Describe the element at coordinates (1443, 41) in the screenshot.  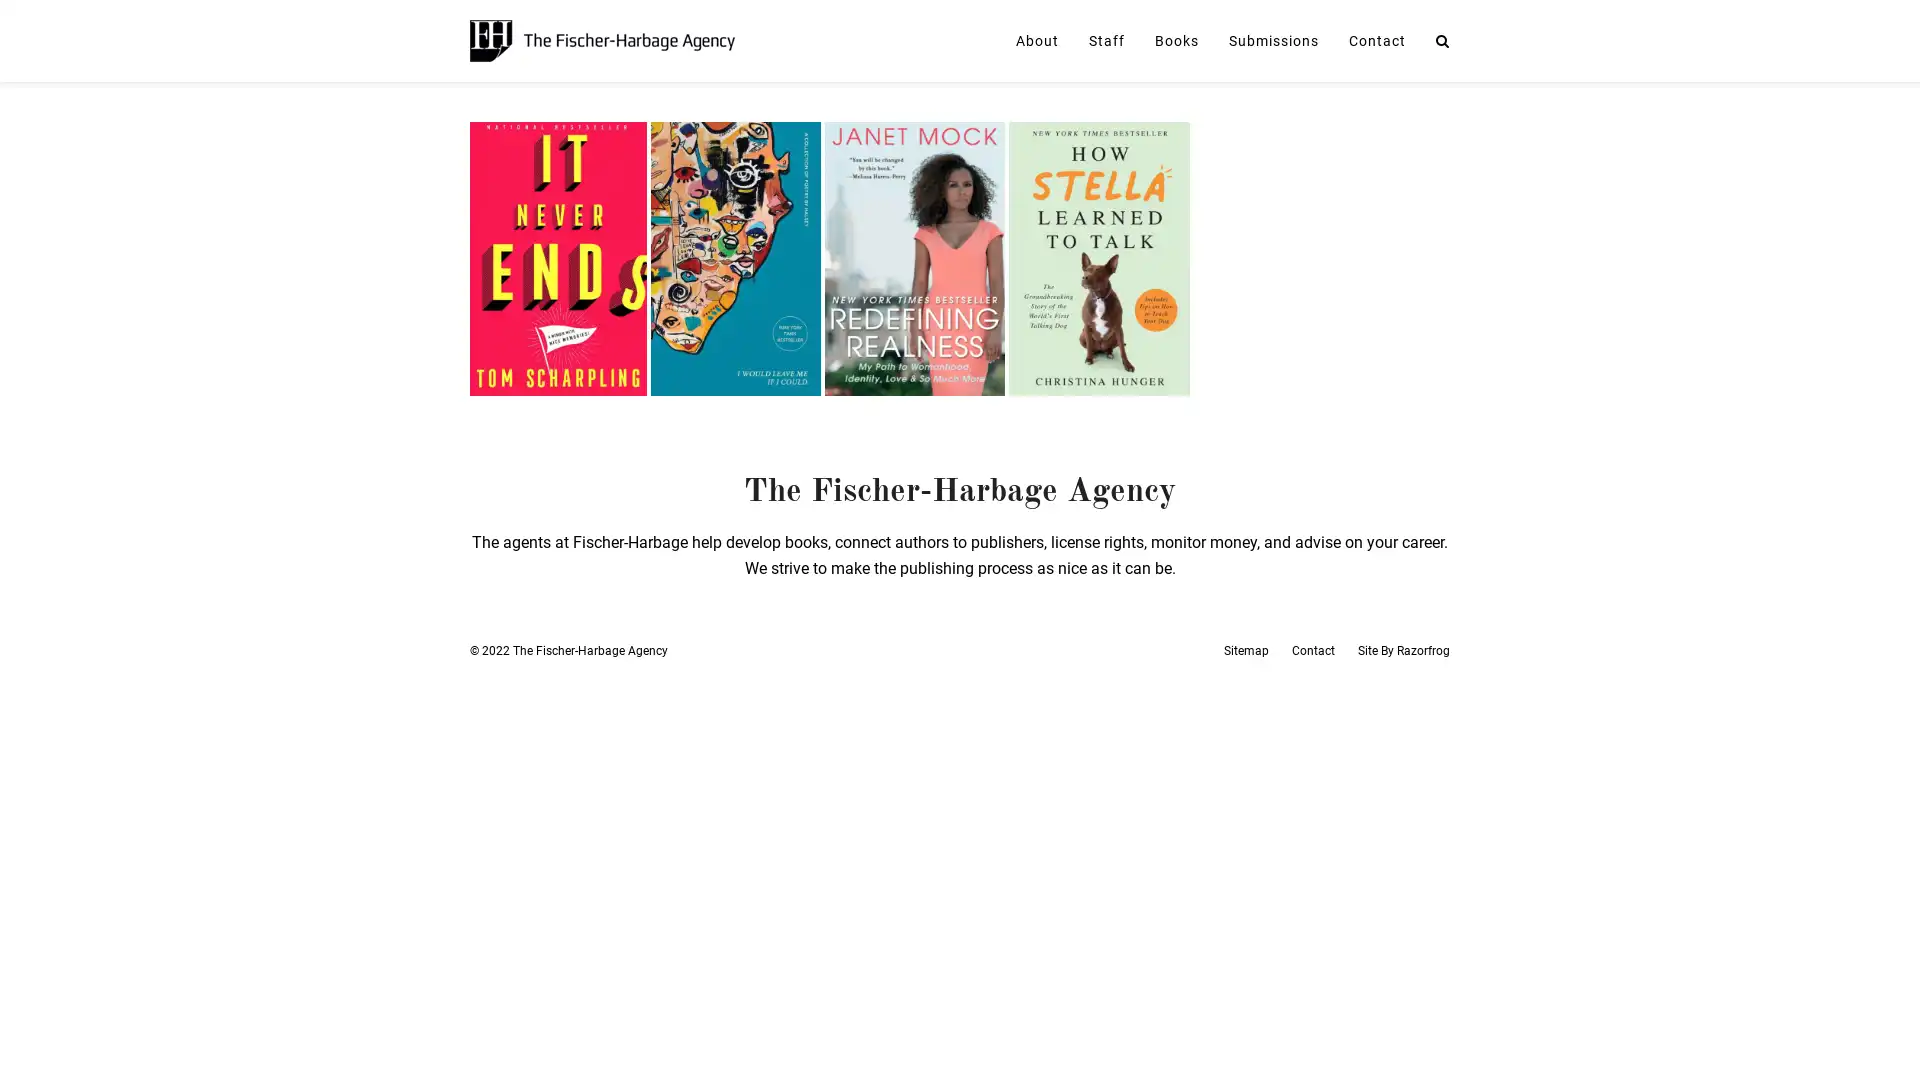
I see `Search` at that location.